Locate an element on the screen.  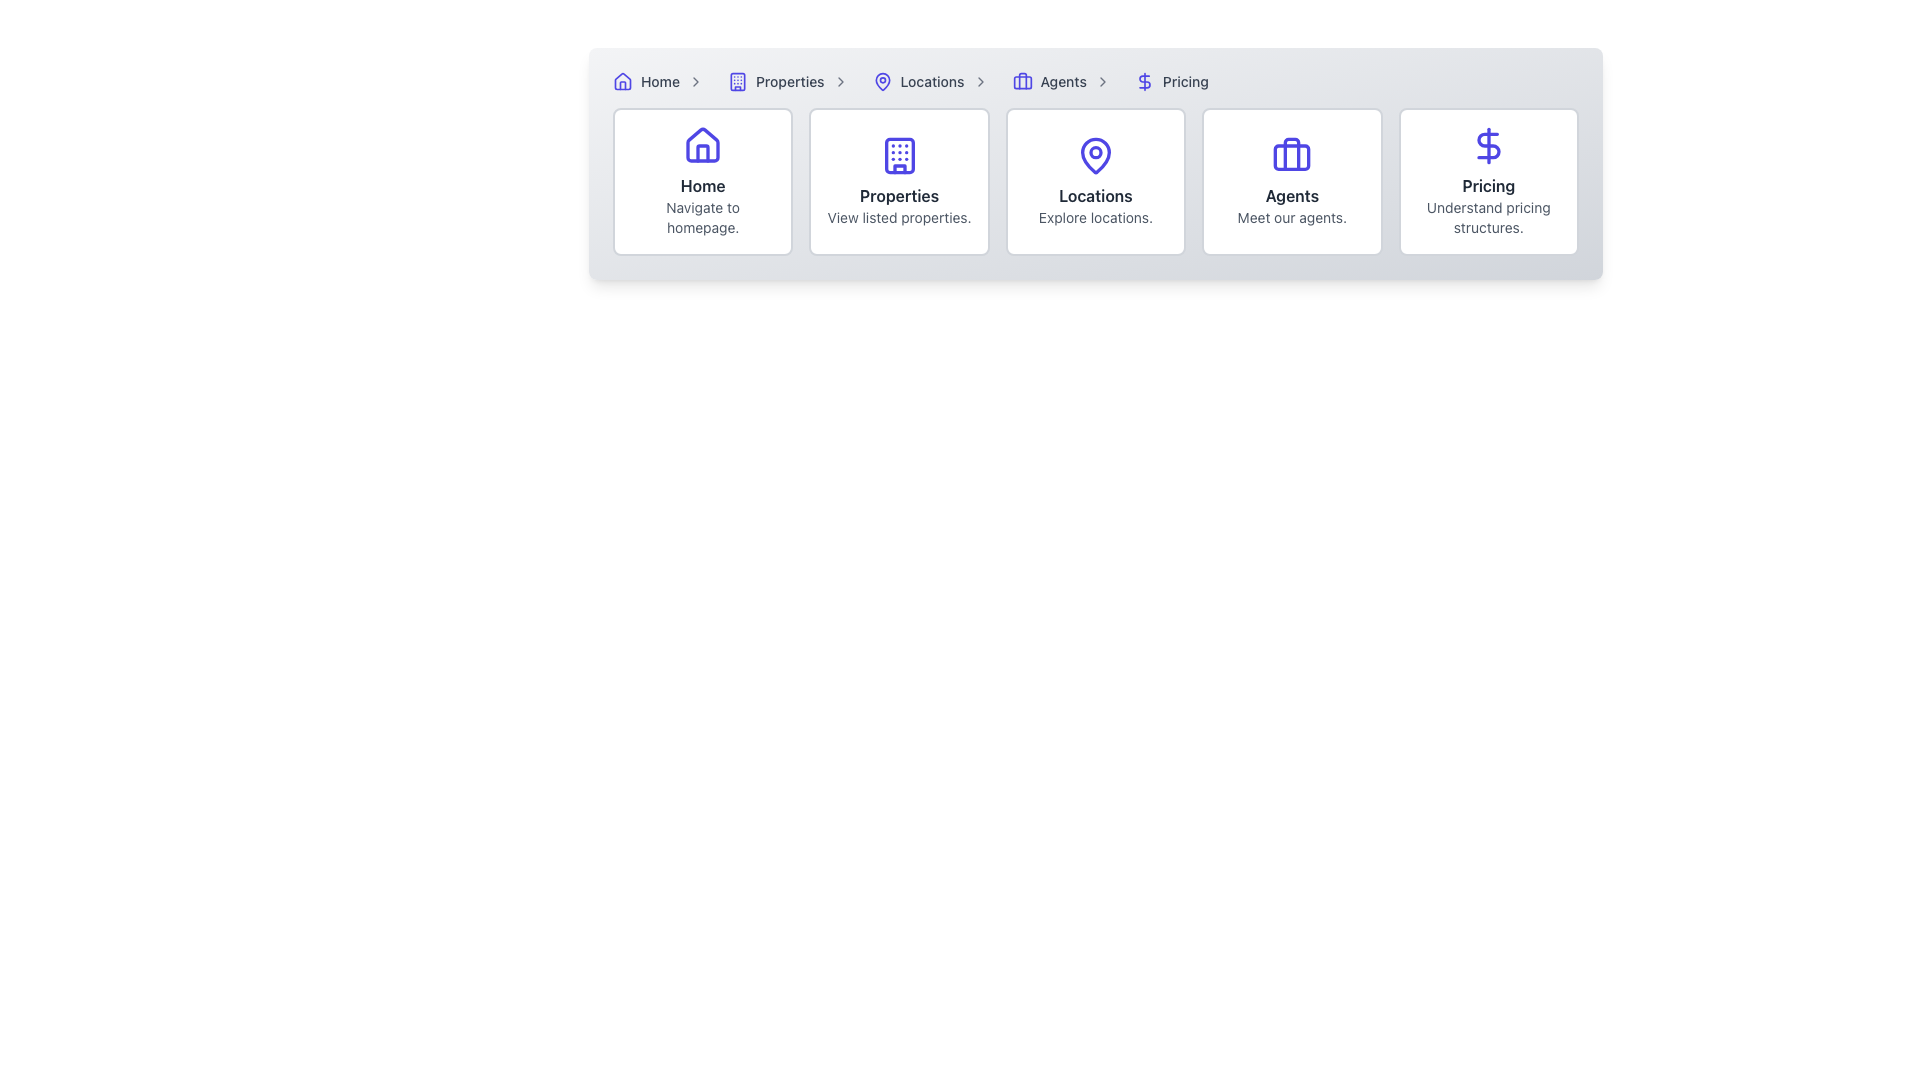
the rightward-pointing chevron icon, which serves as a separator in the breadcrumb navigation, located immediately to the right of the 'Locations' link is located at coordinates (980, 80).